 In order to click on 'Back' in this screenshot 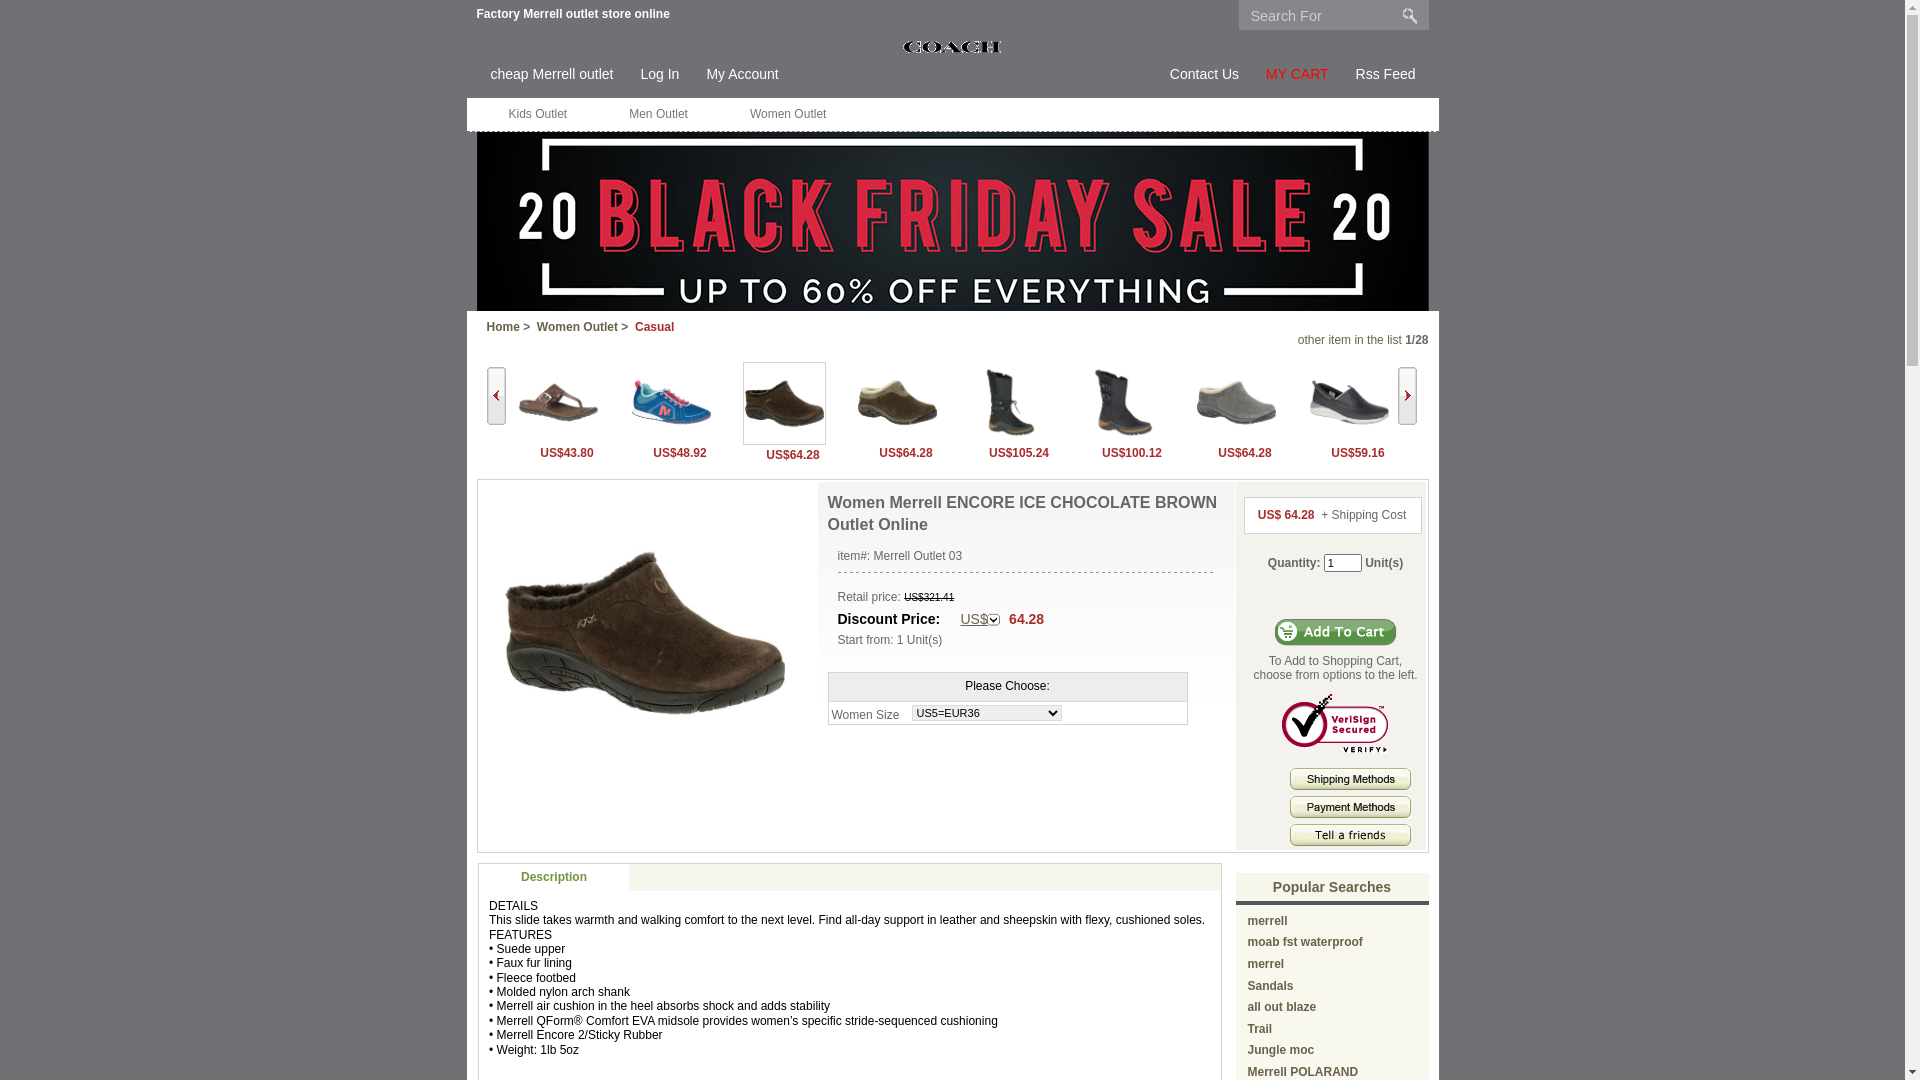, I will do `click(495, 396)`.